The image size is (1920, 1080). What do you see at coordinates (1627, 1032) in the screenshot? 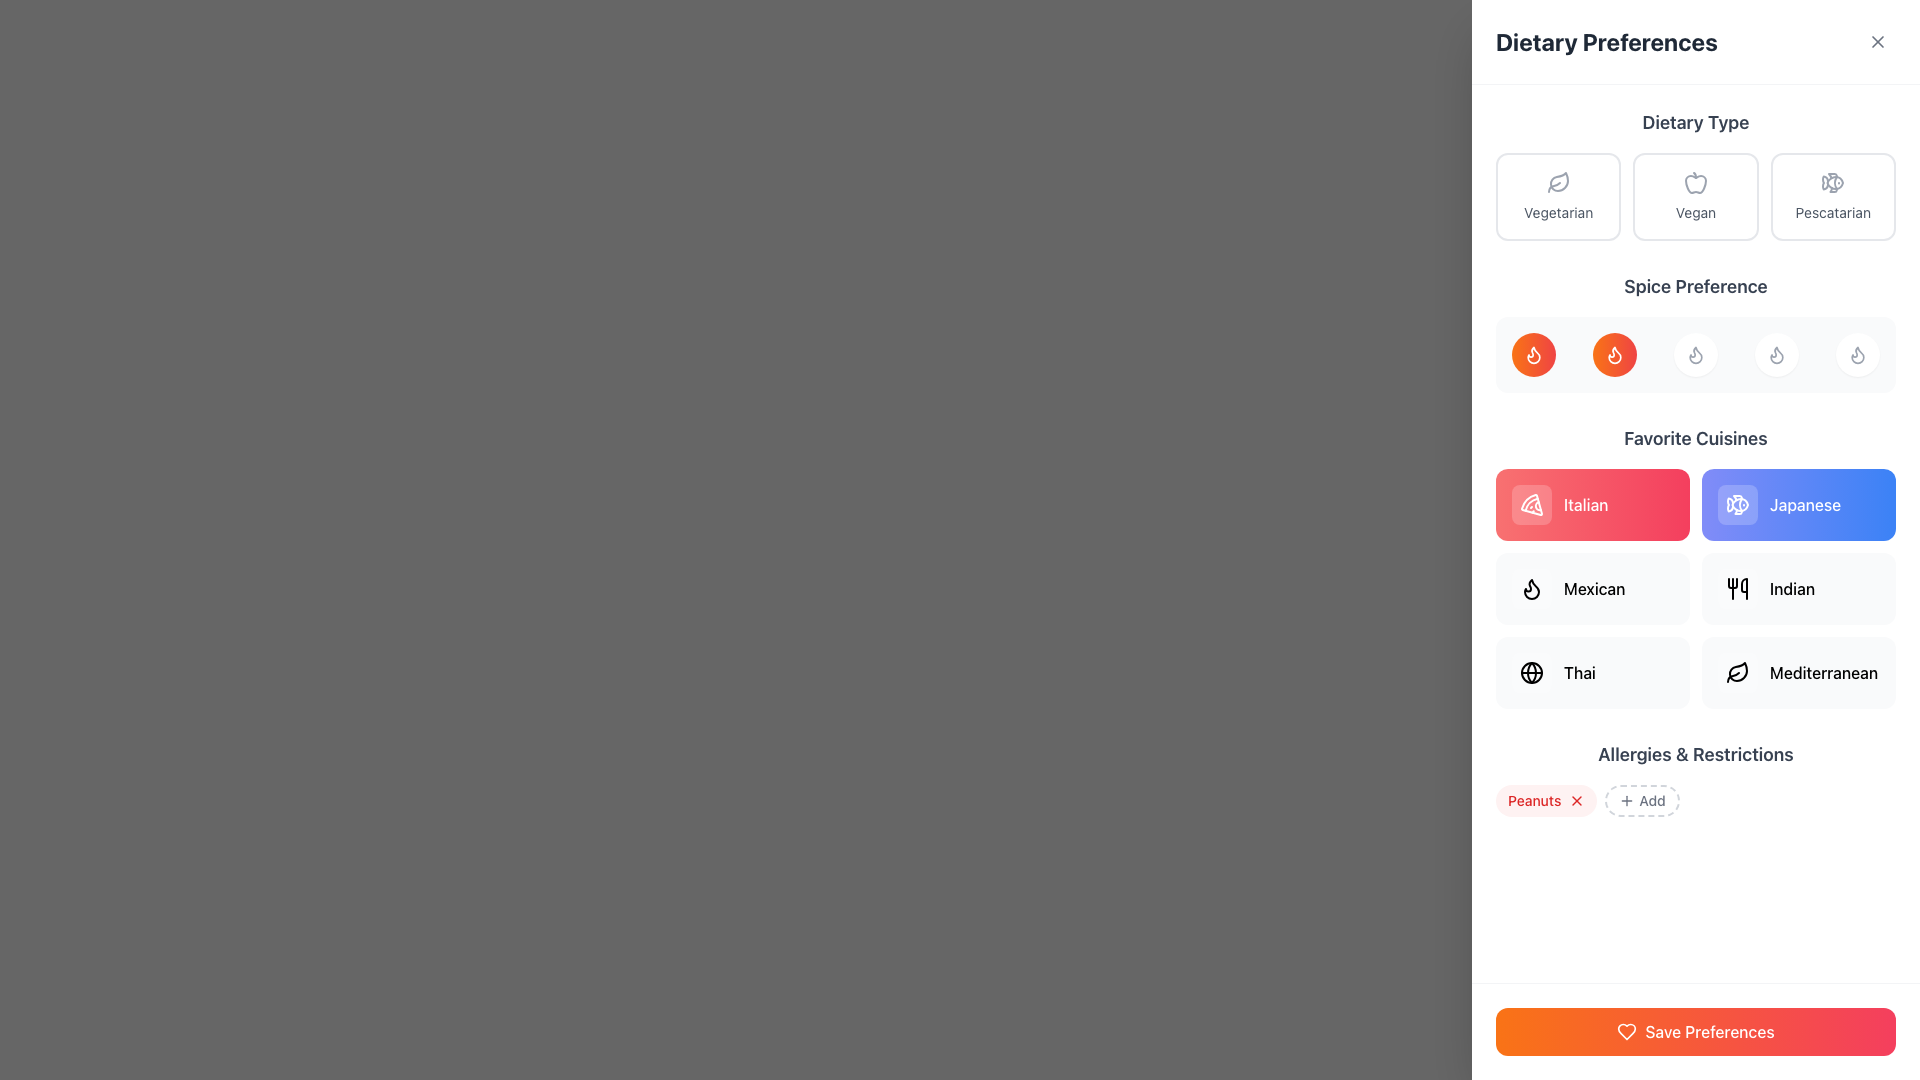
I see `the bright orange heart-shaped icon in the top-right section of the interface to mark it as a favorite` at bounding box center [1627, 1032].